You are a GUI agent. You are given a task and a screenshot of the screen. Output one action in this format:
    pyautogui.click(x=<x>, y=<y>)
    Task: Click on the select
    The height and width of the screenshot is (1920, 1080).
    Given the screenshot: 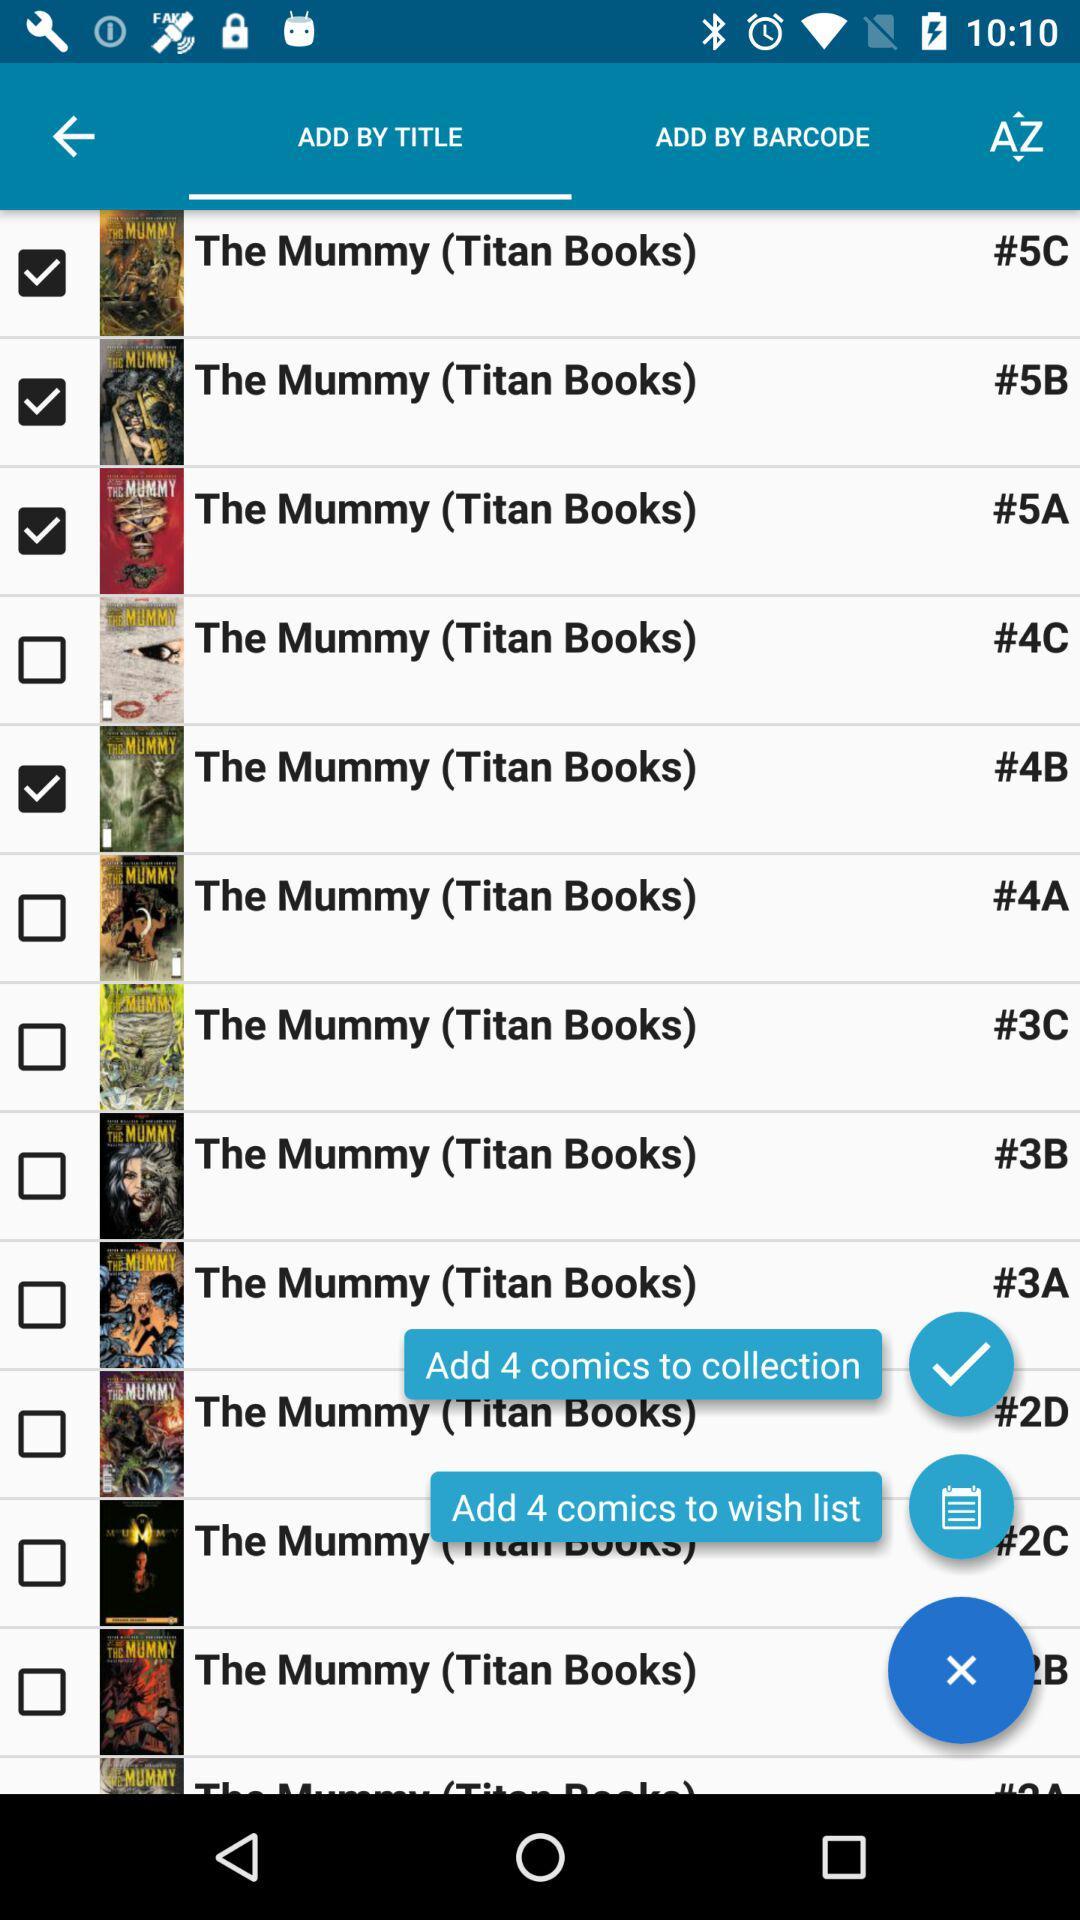 What is the action you would take?
    pyautogui.click(x=48, y=272)
    